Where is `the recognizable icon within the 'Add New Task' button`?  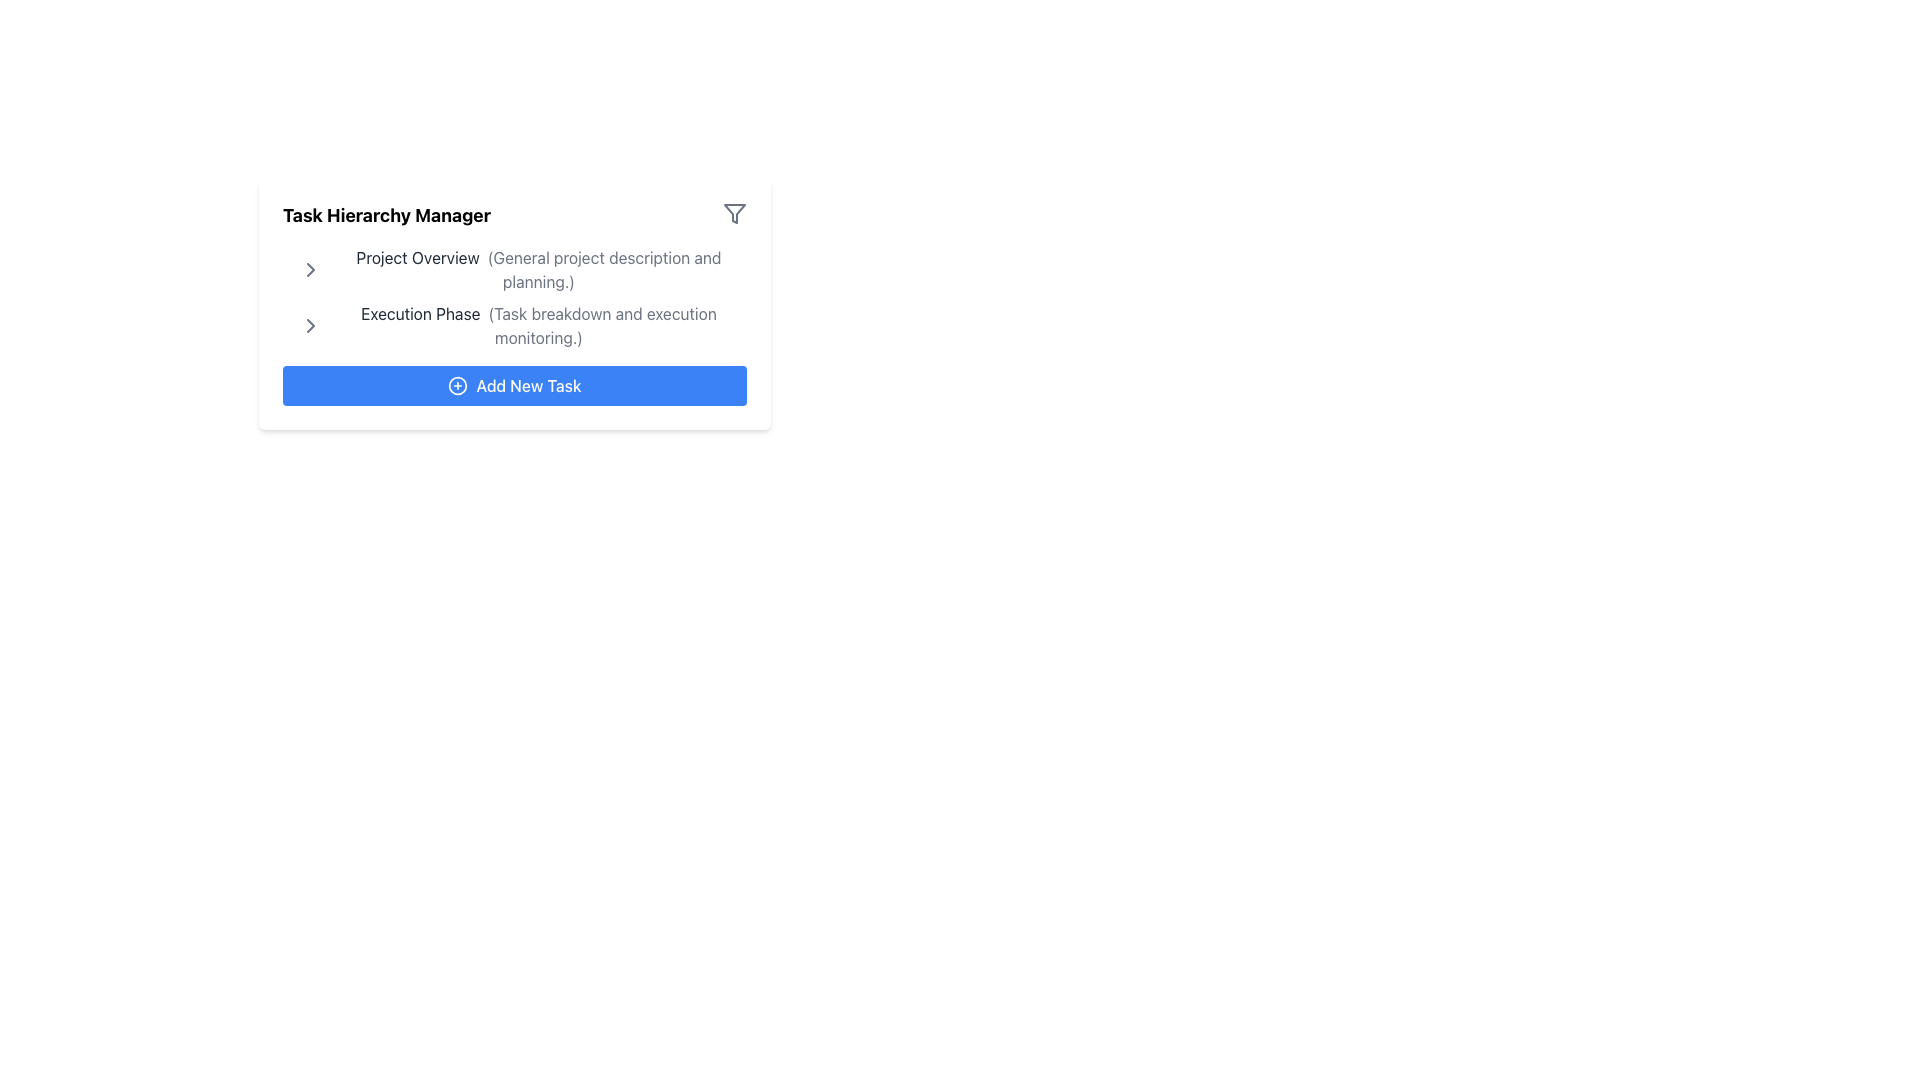
the recognizable icon within the 'Add New Task' button is located at coordinates (457, 385).